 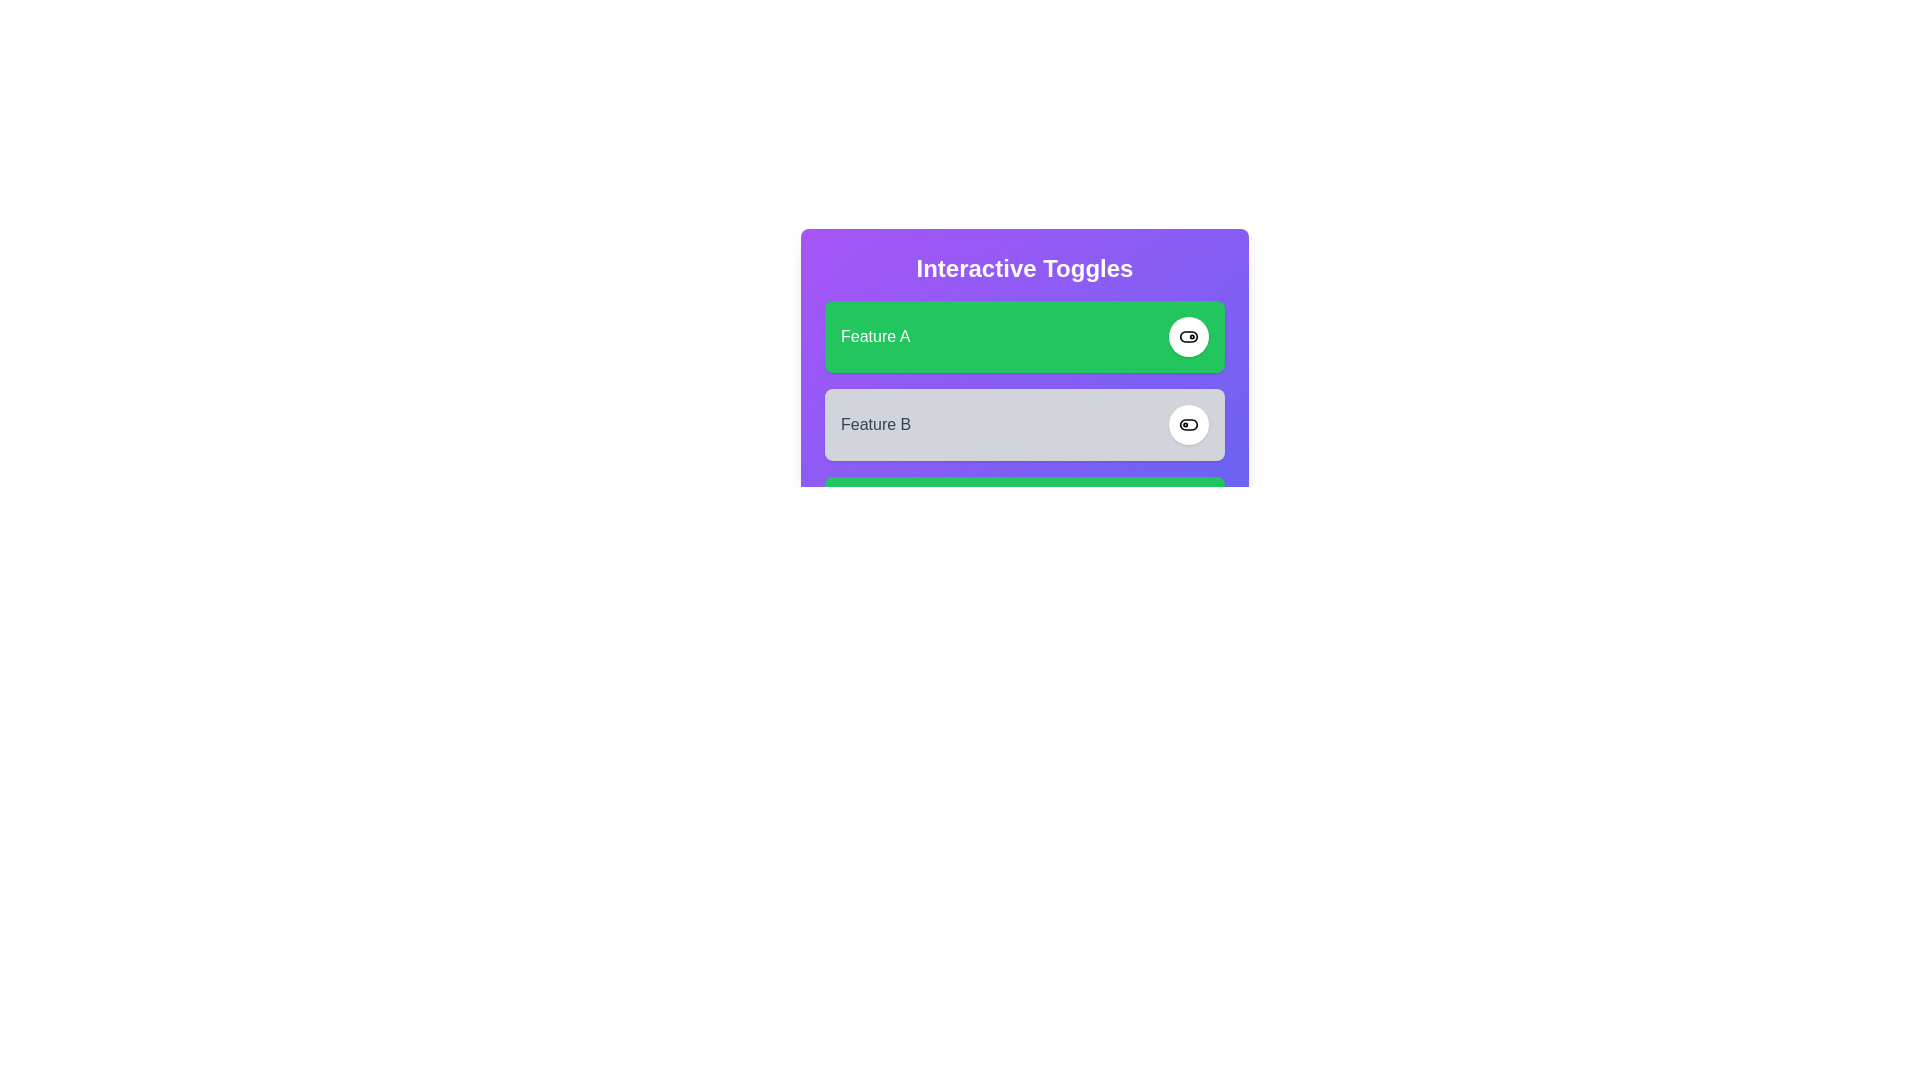 I want to click on the feature Feature B by clicking its associated toggle button, so click(x=1189, y=423).